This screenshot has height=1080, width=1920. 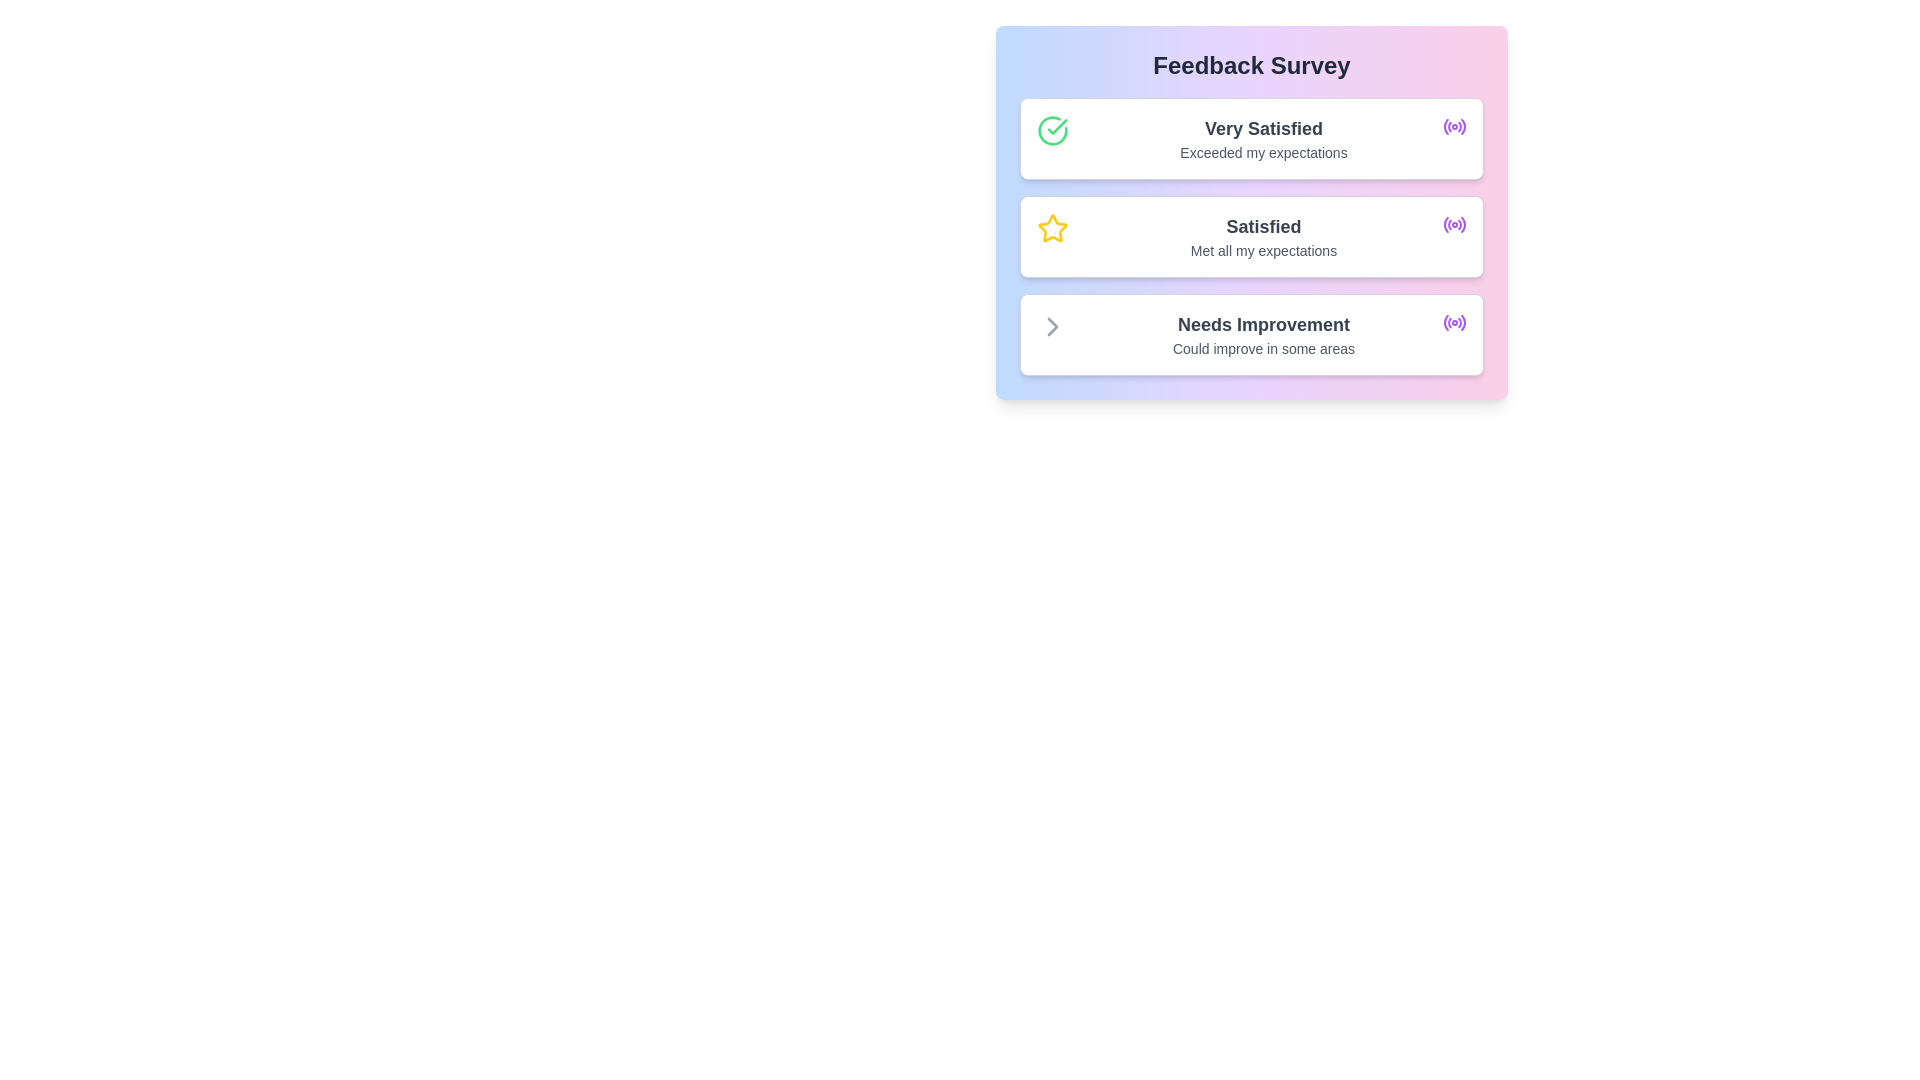 I want to click on the yellow star icon with a hollow center and thick outline, which is the second choice in the vertical list of feedback levels on the survey card, aligned to the left of the text 'Satisfied', so click(x=1051, y=227).